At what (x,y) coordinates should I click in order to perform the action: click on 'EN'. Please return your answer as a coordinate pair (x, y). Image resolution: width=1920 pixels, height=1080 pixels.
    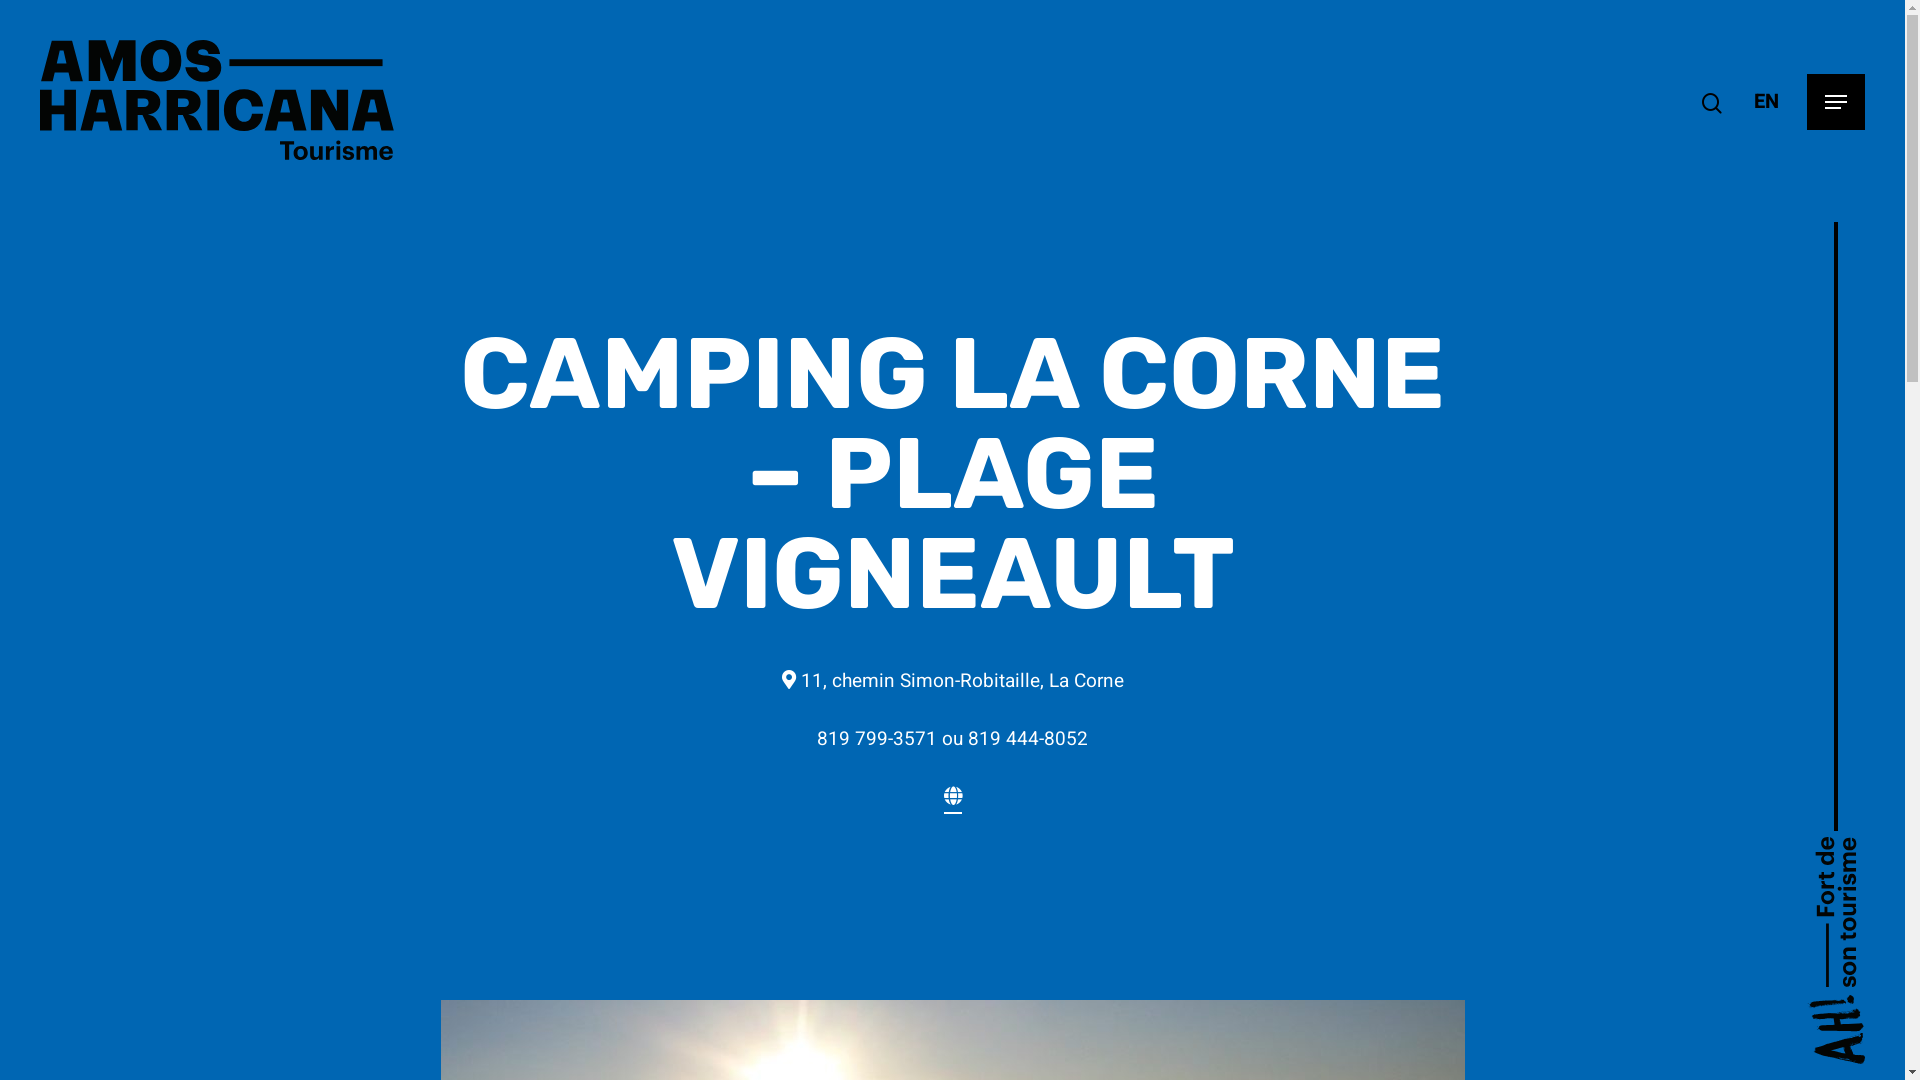
    Looking at the image, I should click on (1752, 101).